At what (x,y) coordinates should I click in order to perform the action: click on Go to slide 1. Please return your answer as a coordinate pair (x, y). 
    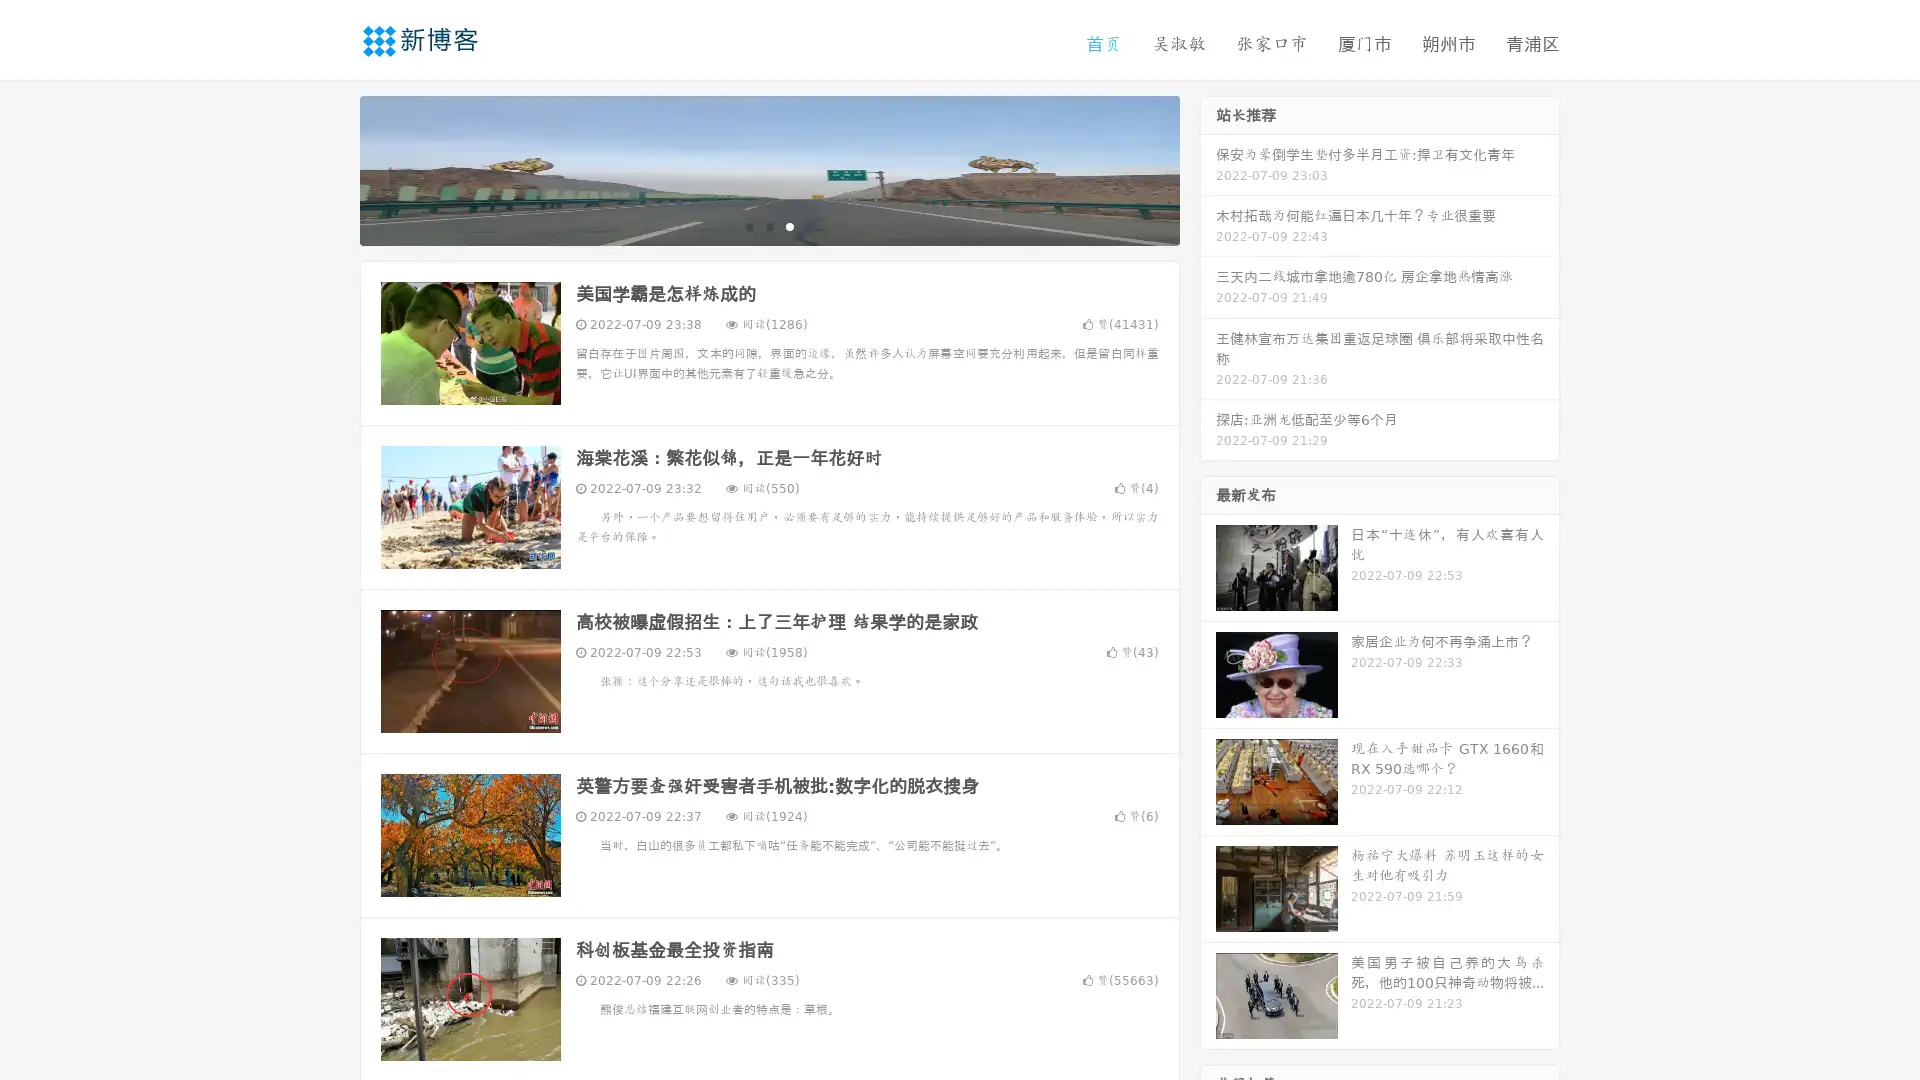
    Looking at the image, I should click on (748, 225).